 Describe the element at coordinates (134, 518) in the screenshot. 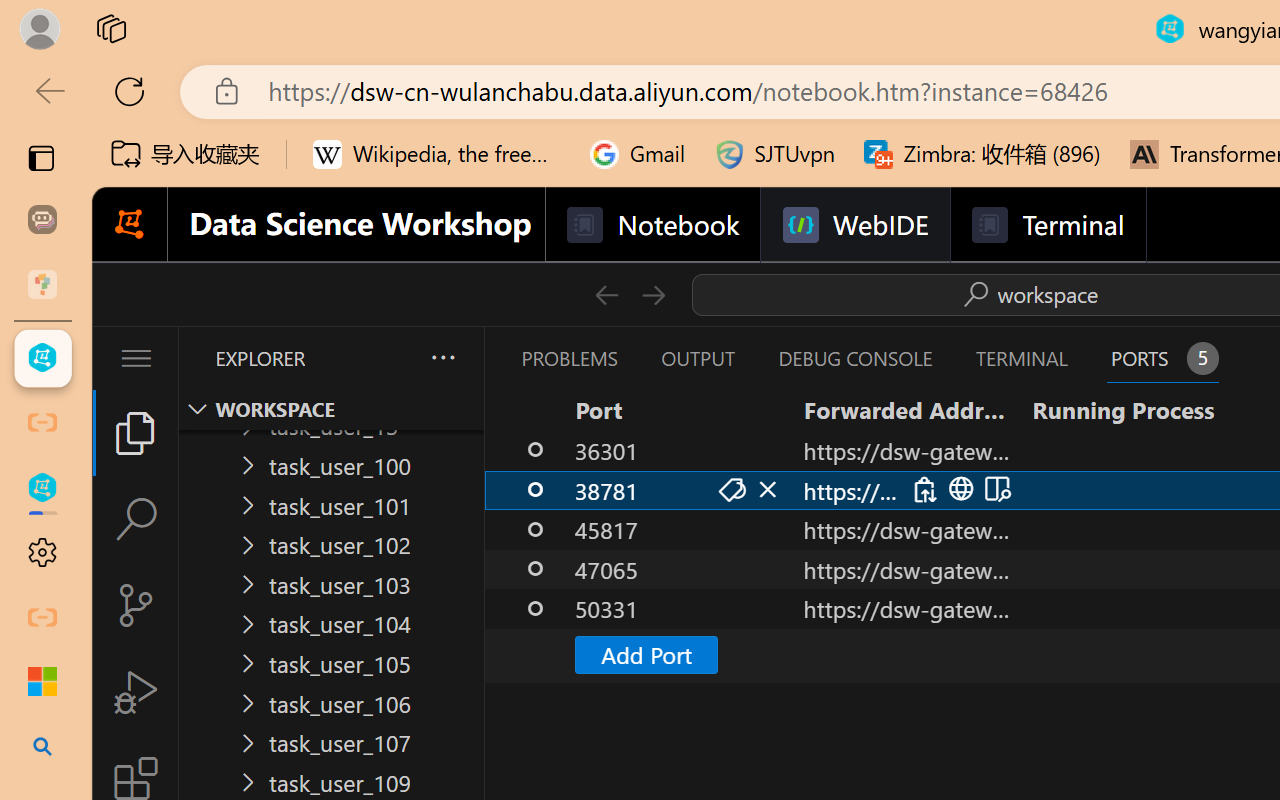

I see `'Search (Ctrl+Shift+F)'` at that location.